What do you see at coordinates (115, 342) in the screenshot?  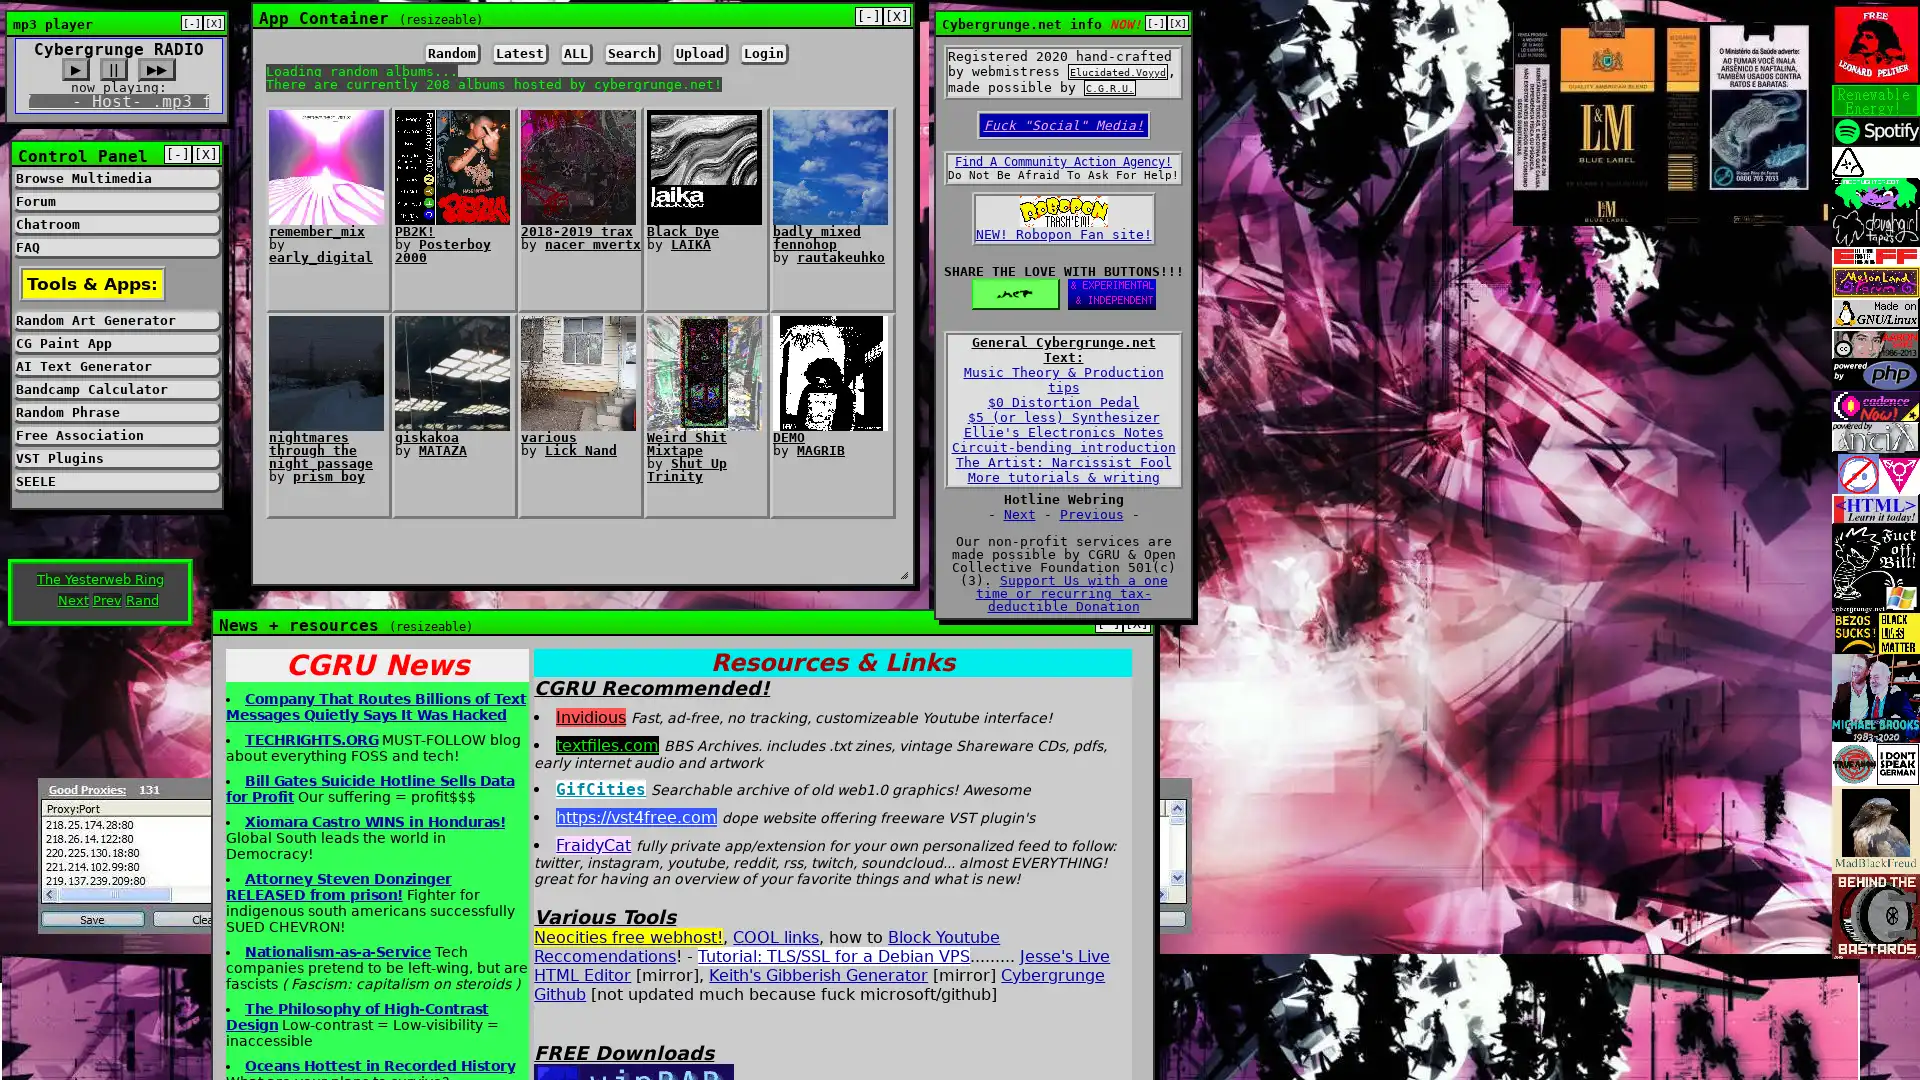 I see `CG Paint App` at bounding box center [115, 342].